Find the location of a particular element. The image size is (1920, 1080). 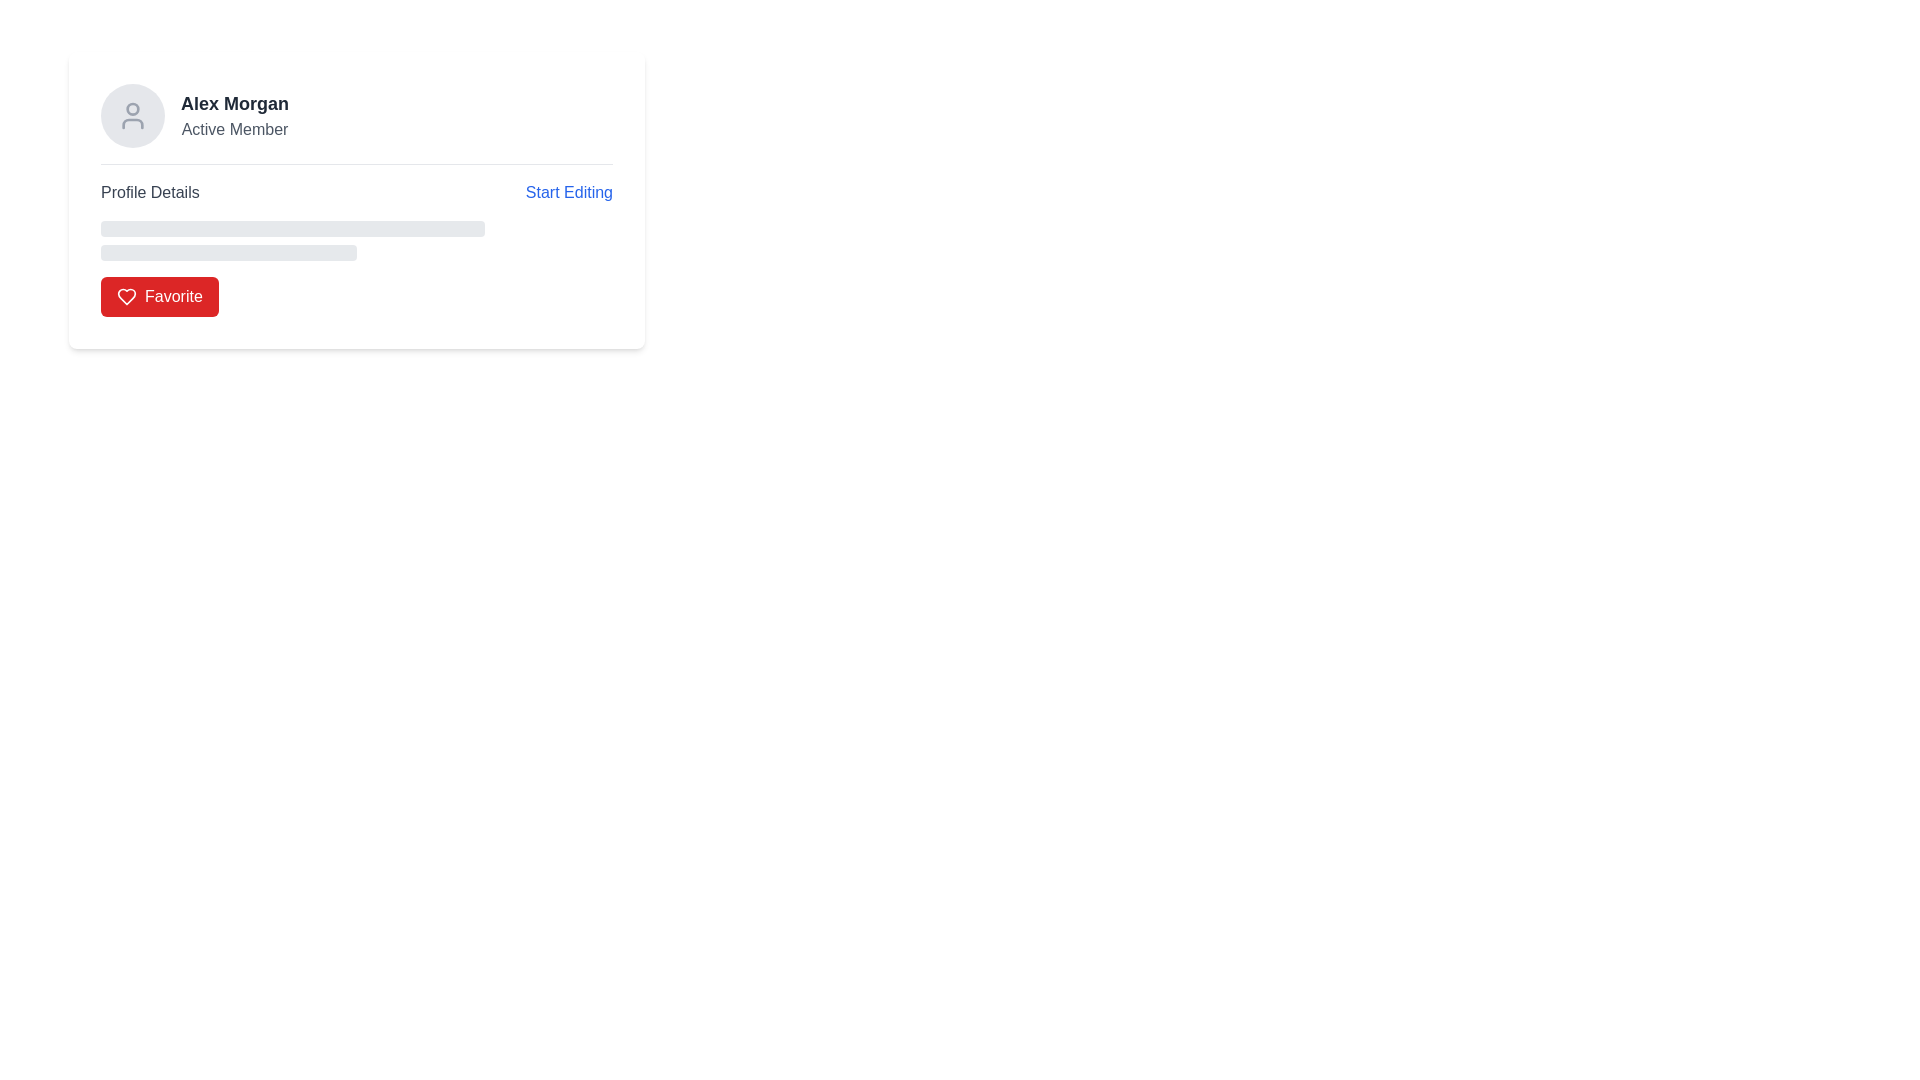

the 'Favorite' icon located within the red button labeled 'Favorite' is located at coordinates (125, 297).